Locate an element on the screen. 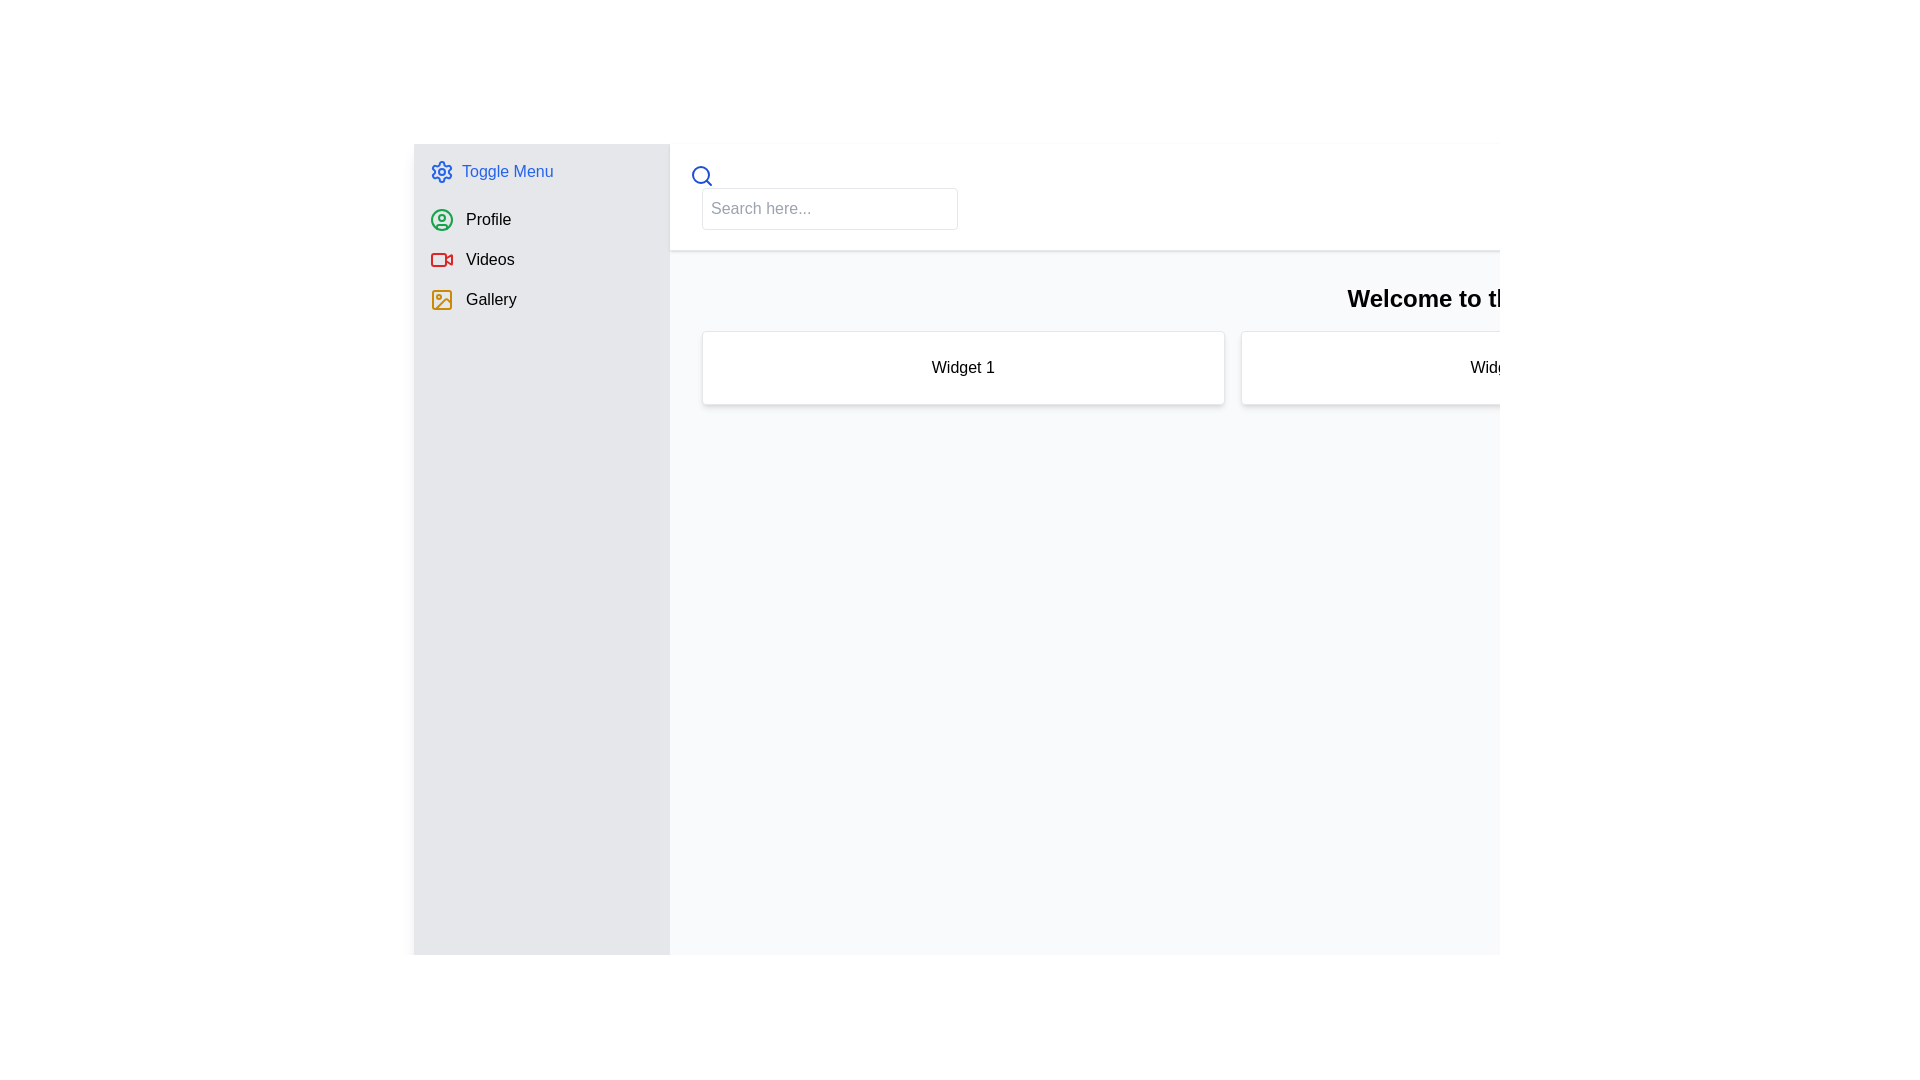 Image resolution: width=1920 pixels, height=1080 pixels. the lower portion of the red video camera icon that represents the 'Videos' navigation item is located at coordinates (437, 258).